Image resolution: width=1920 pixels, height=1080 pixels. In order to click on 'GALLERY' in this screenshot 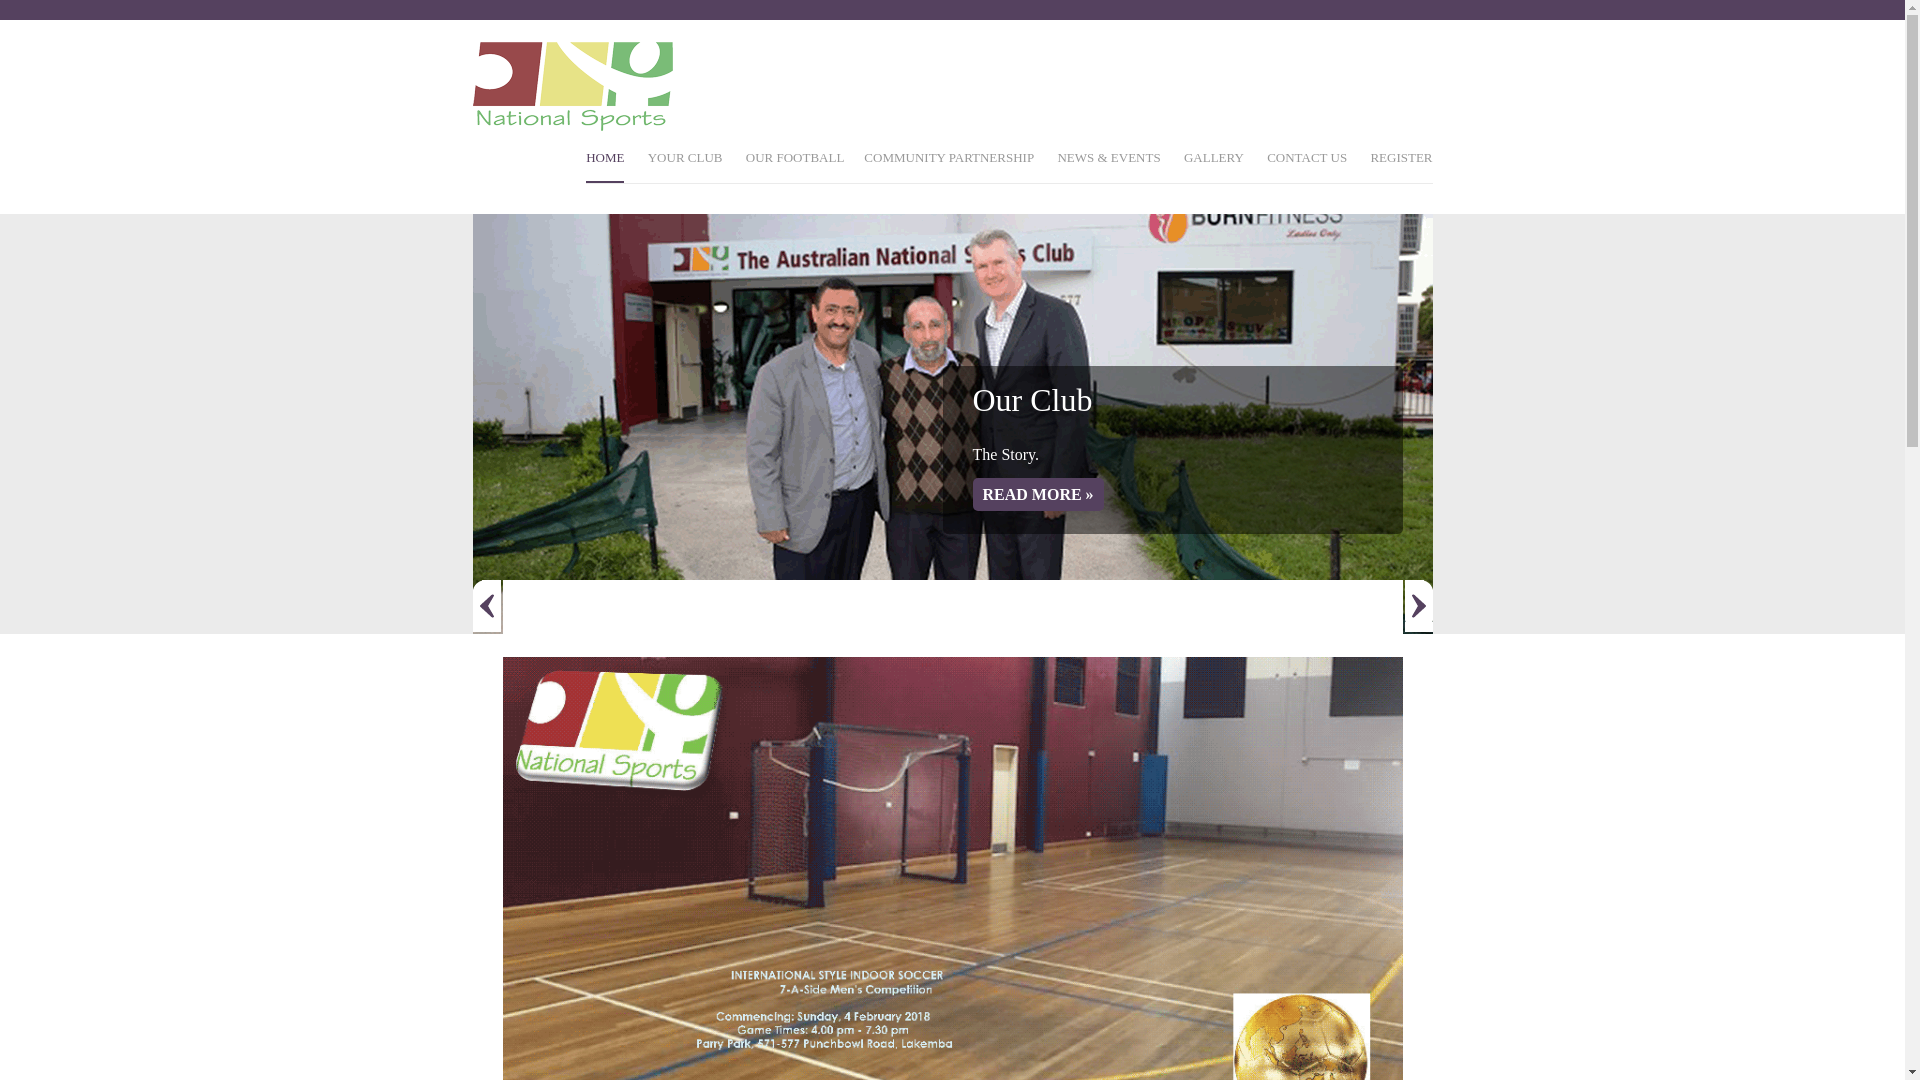, I will do `click(1213, 165)`.